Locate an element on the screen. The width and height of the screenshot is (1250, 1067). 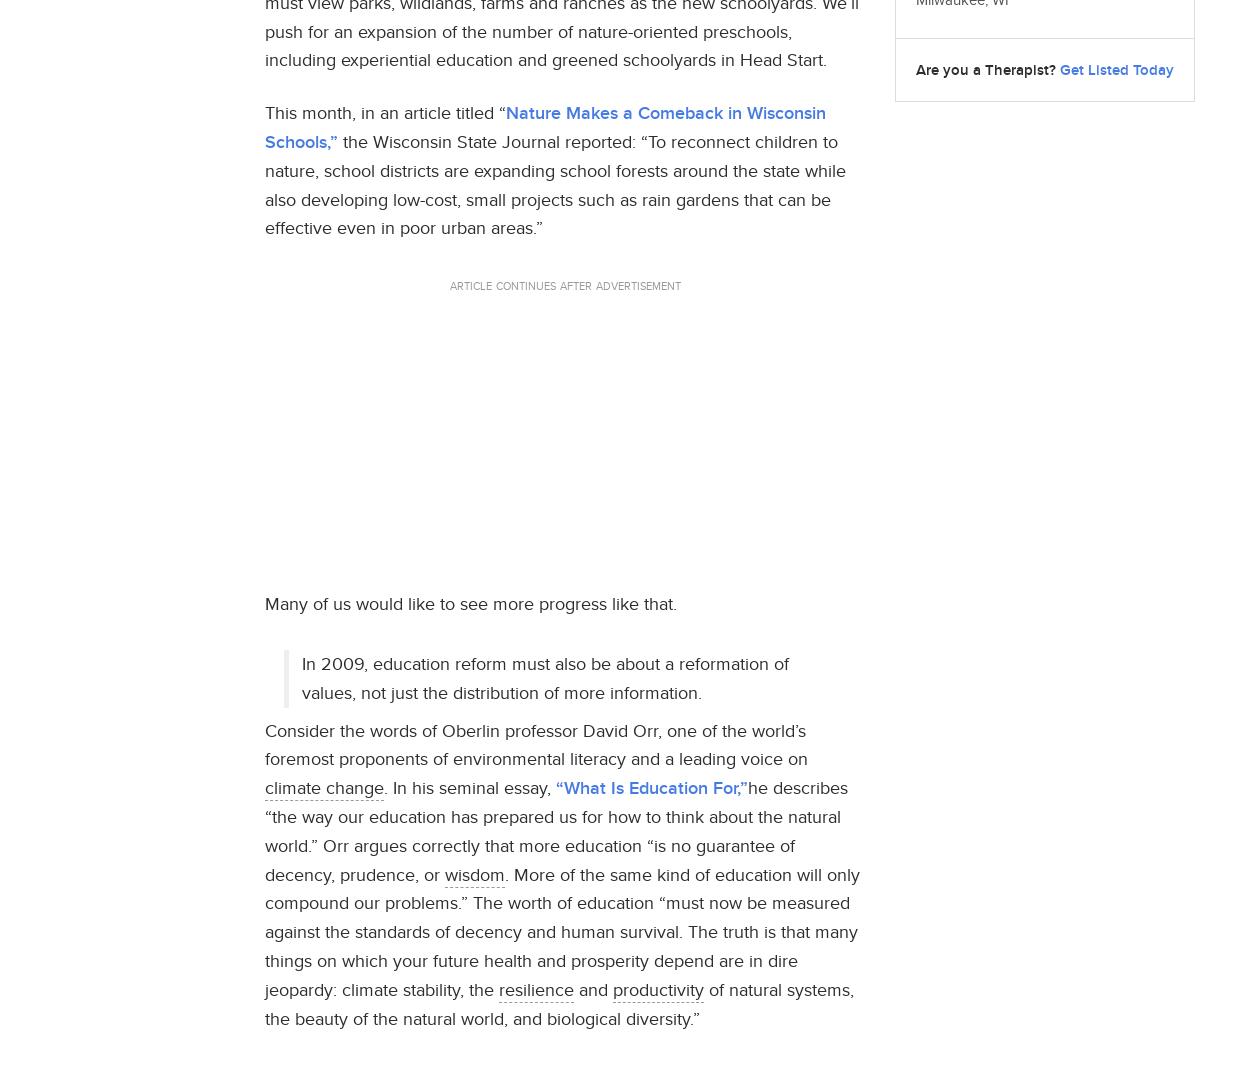
'Are you a Therapist?' is located at coordinates (984, 68).